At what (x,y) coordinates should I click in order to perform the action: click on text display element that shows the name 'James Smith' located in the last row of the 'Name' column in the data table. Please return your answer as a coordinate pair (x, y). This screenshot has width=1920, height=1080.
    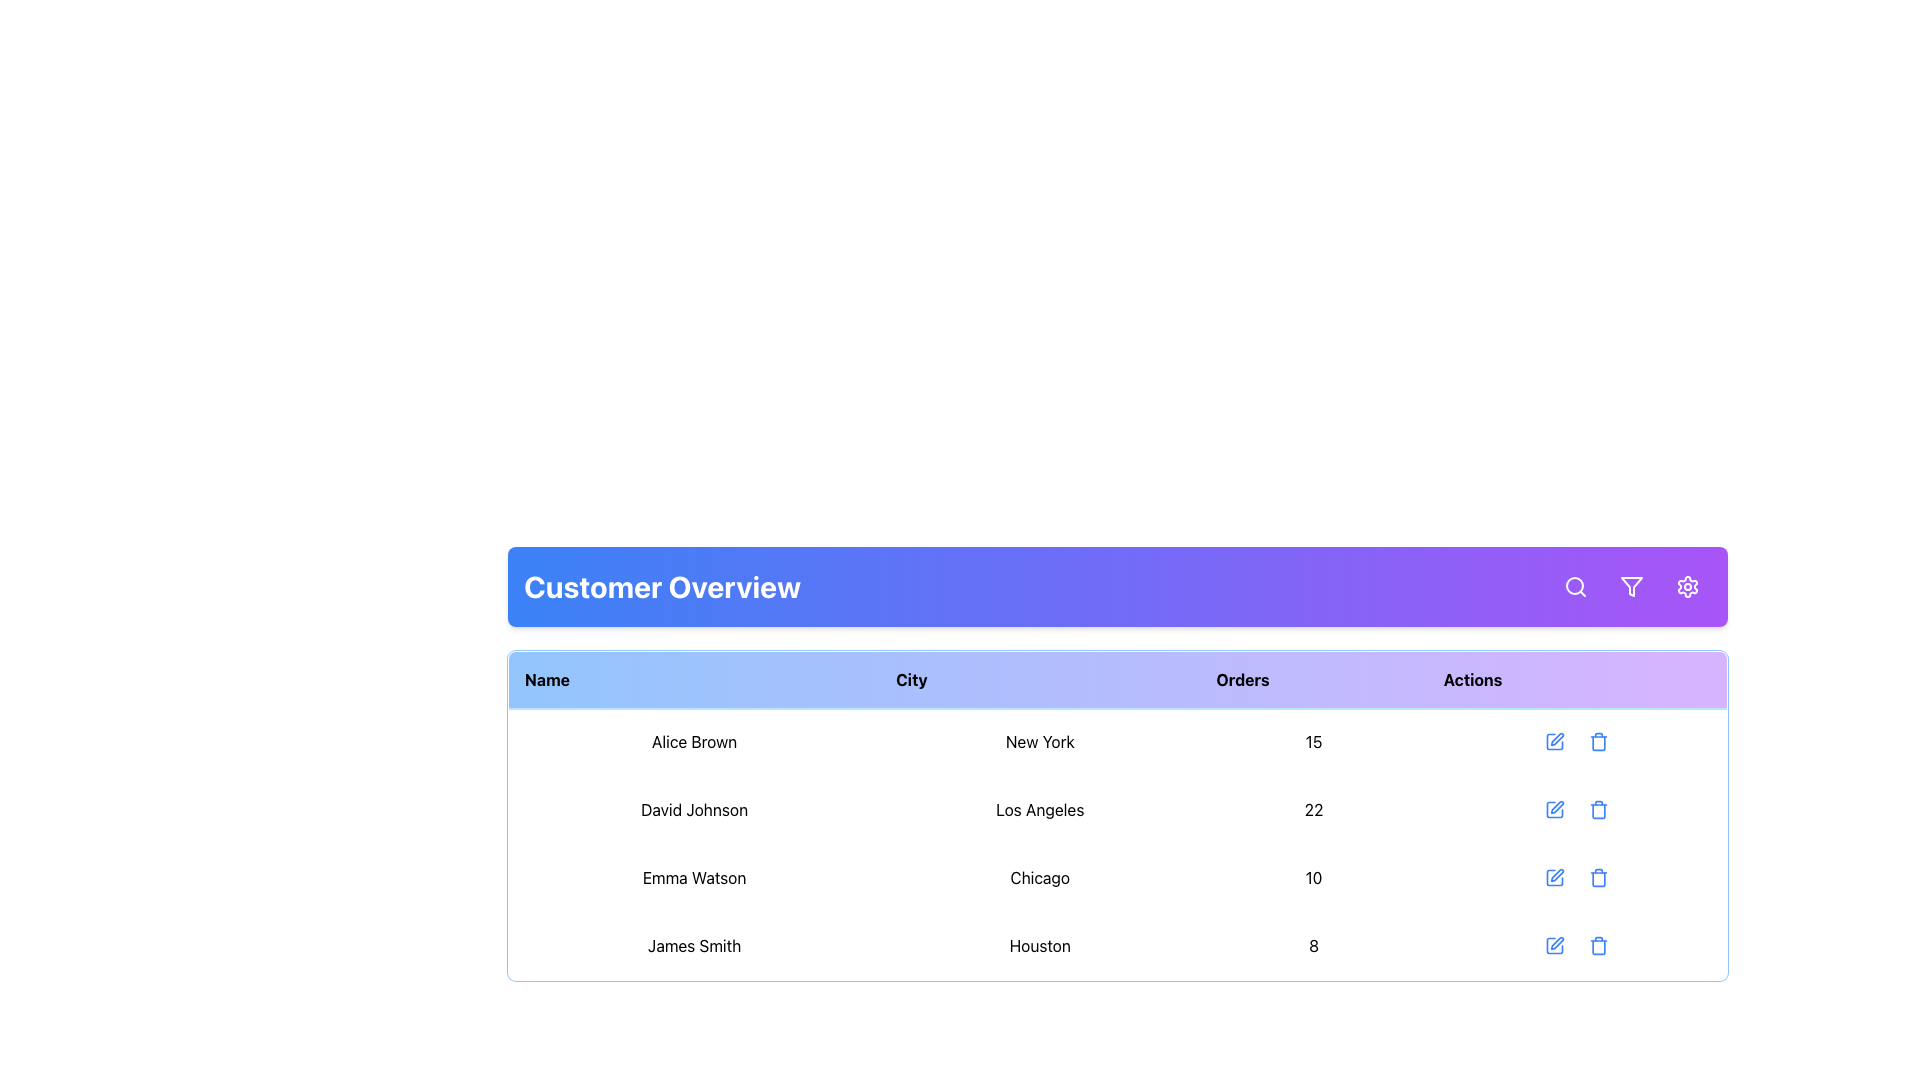
    Looking at the image, I should click on (694, 945).